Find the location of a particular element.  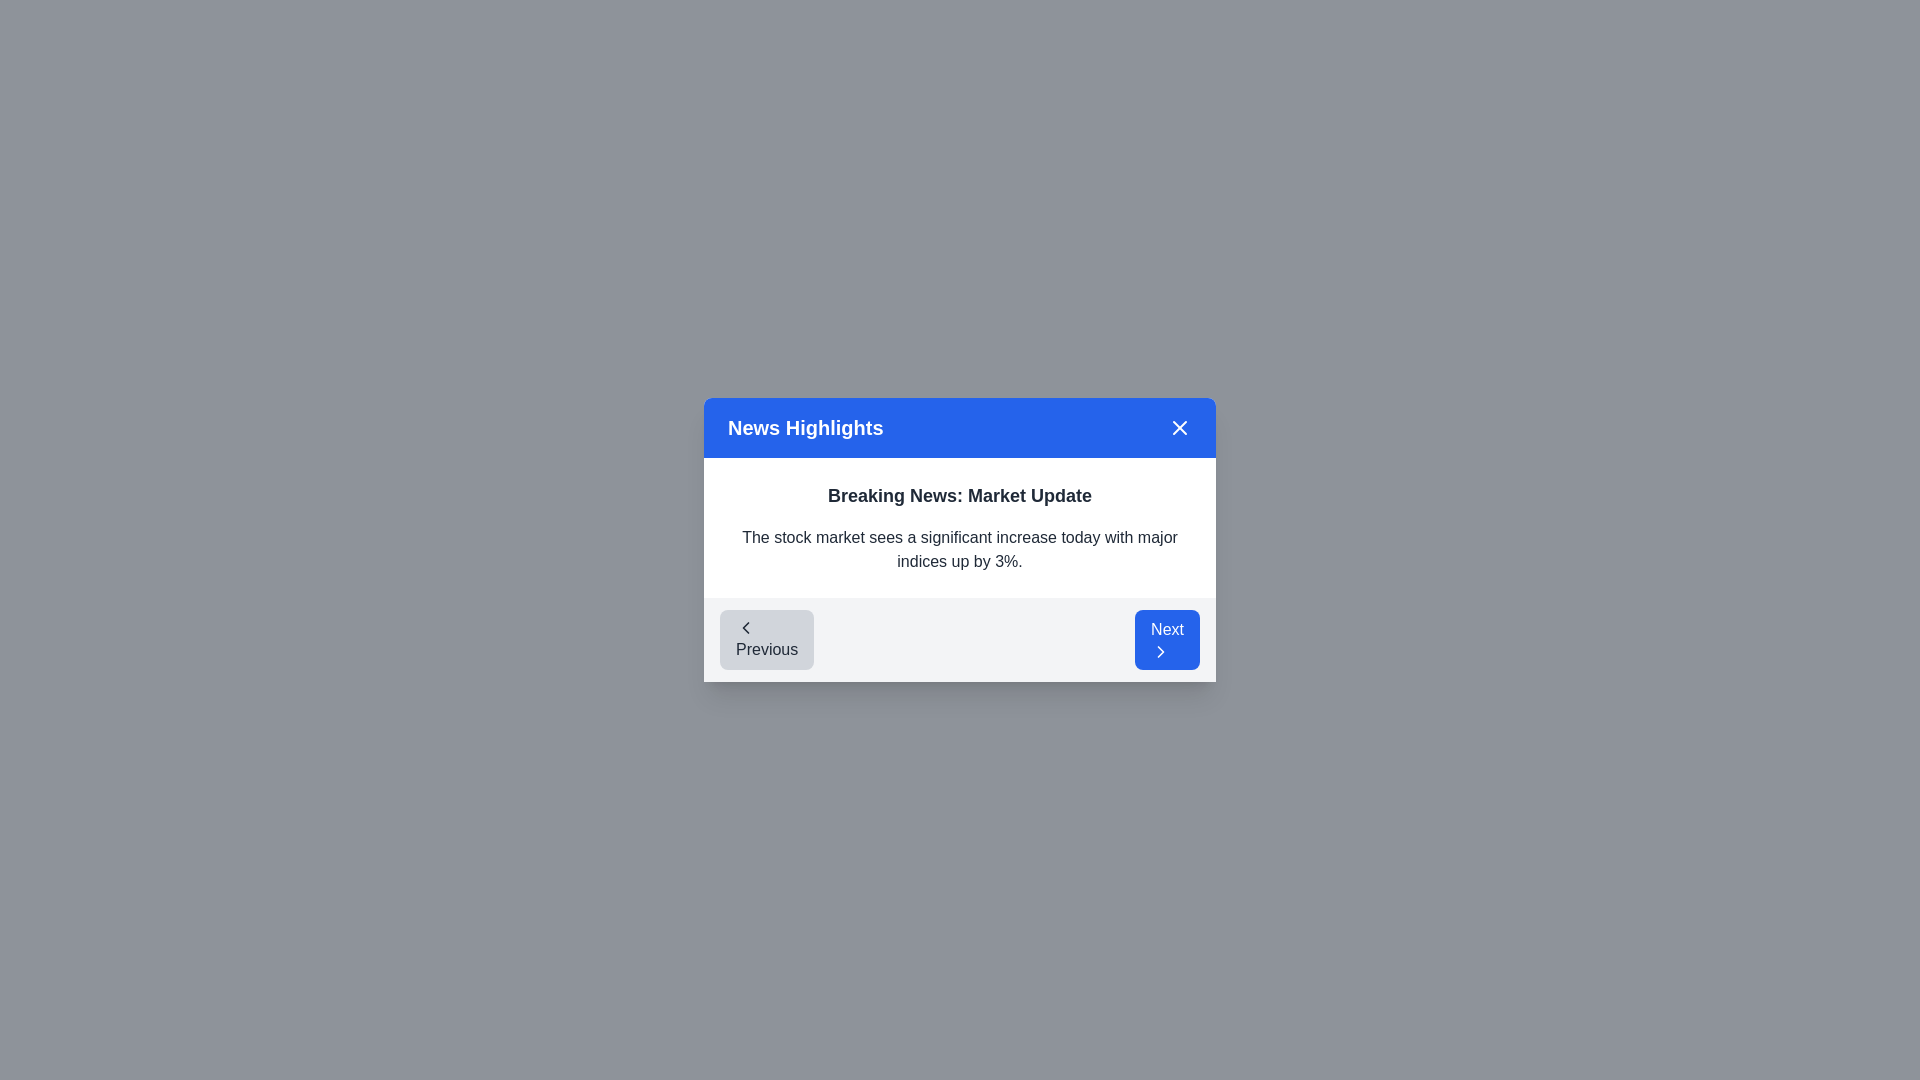

the rightward-pointing chevron icon located inside the blue 'Next' button at the bottom-right corner of the dialog box is located at coordinates (1161, 651).